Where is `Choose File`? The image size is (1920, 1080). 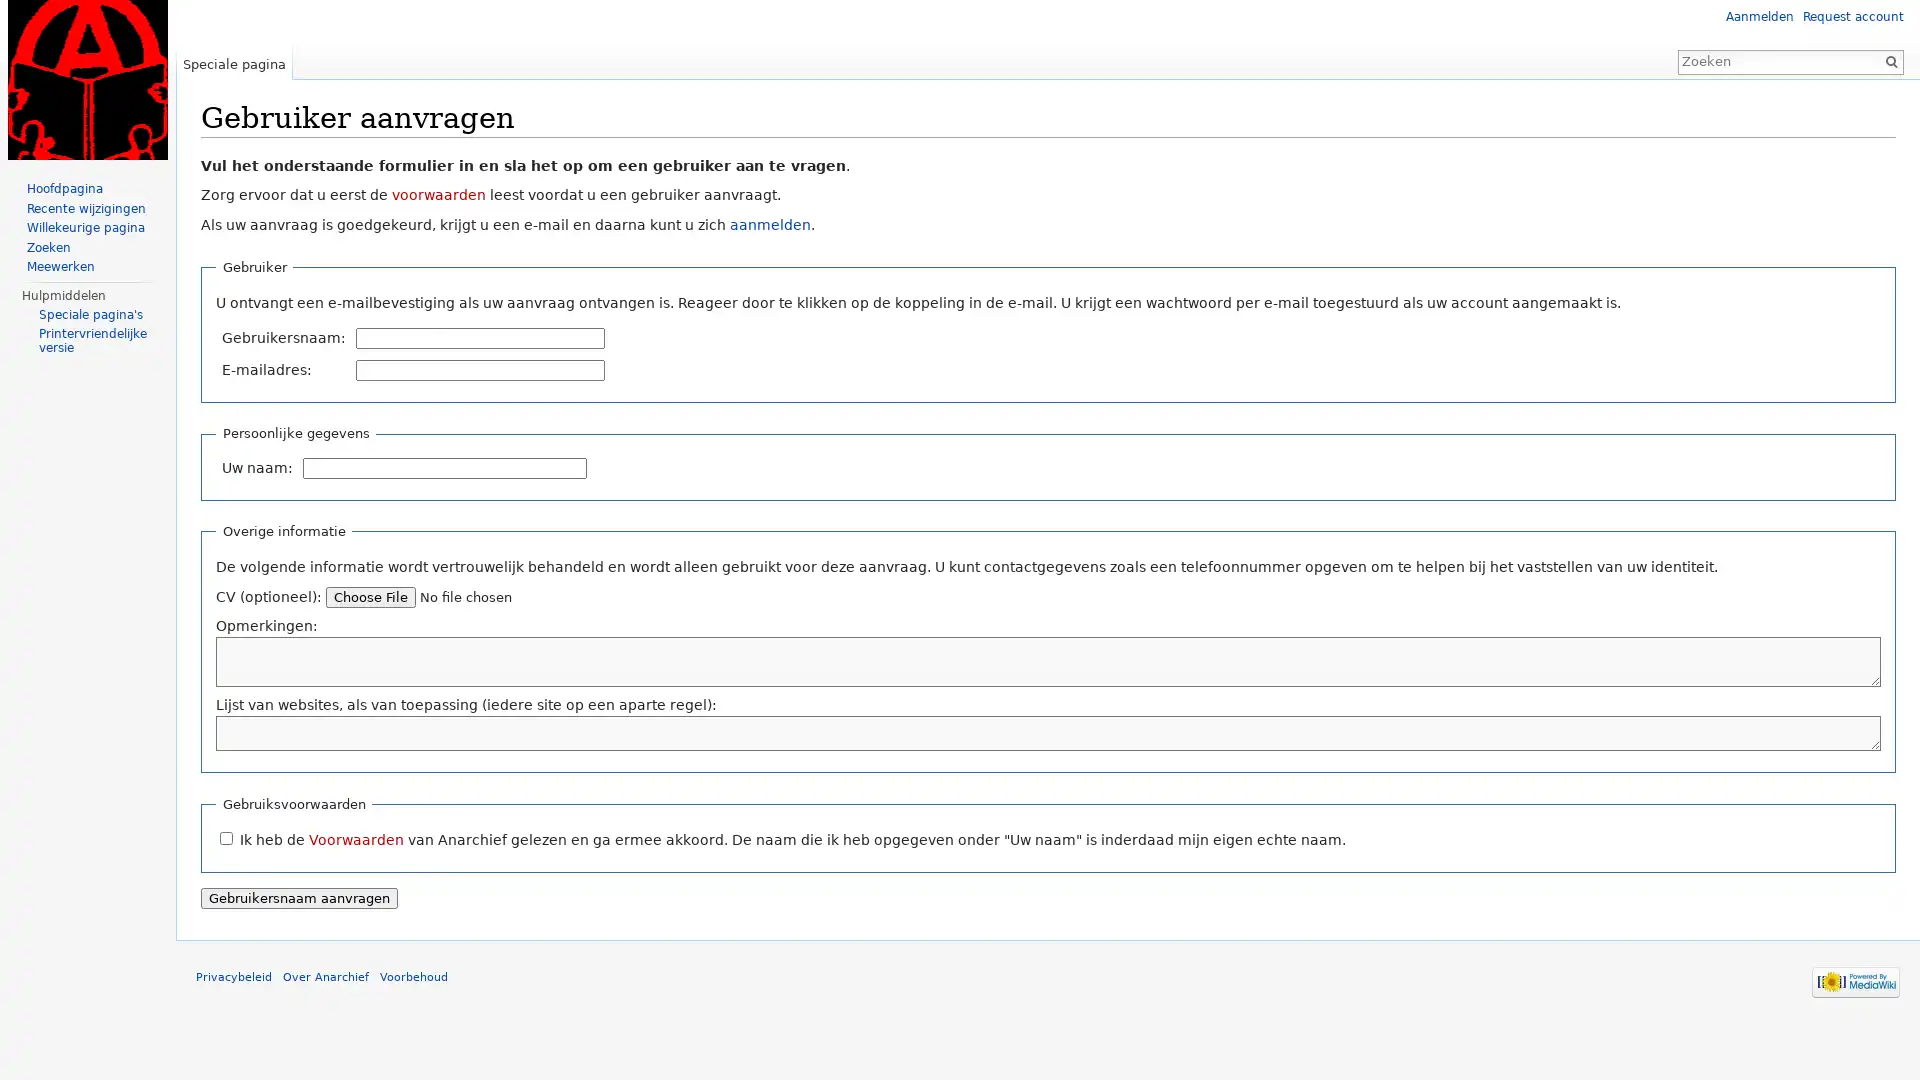 Choose File is located at coordinates (370, 595).